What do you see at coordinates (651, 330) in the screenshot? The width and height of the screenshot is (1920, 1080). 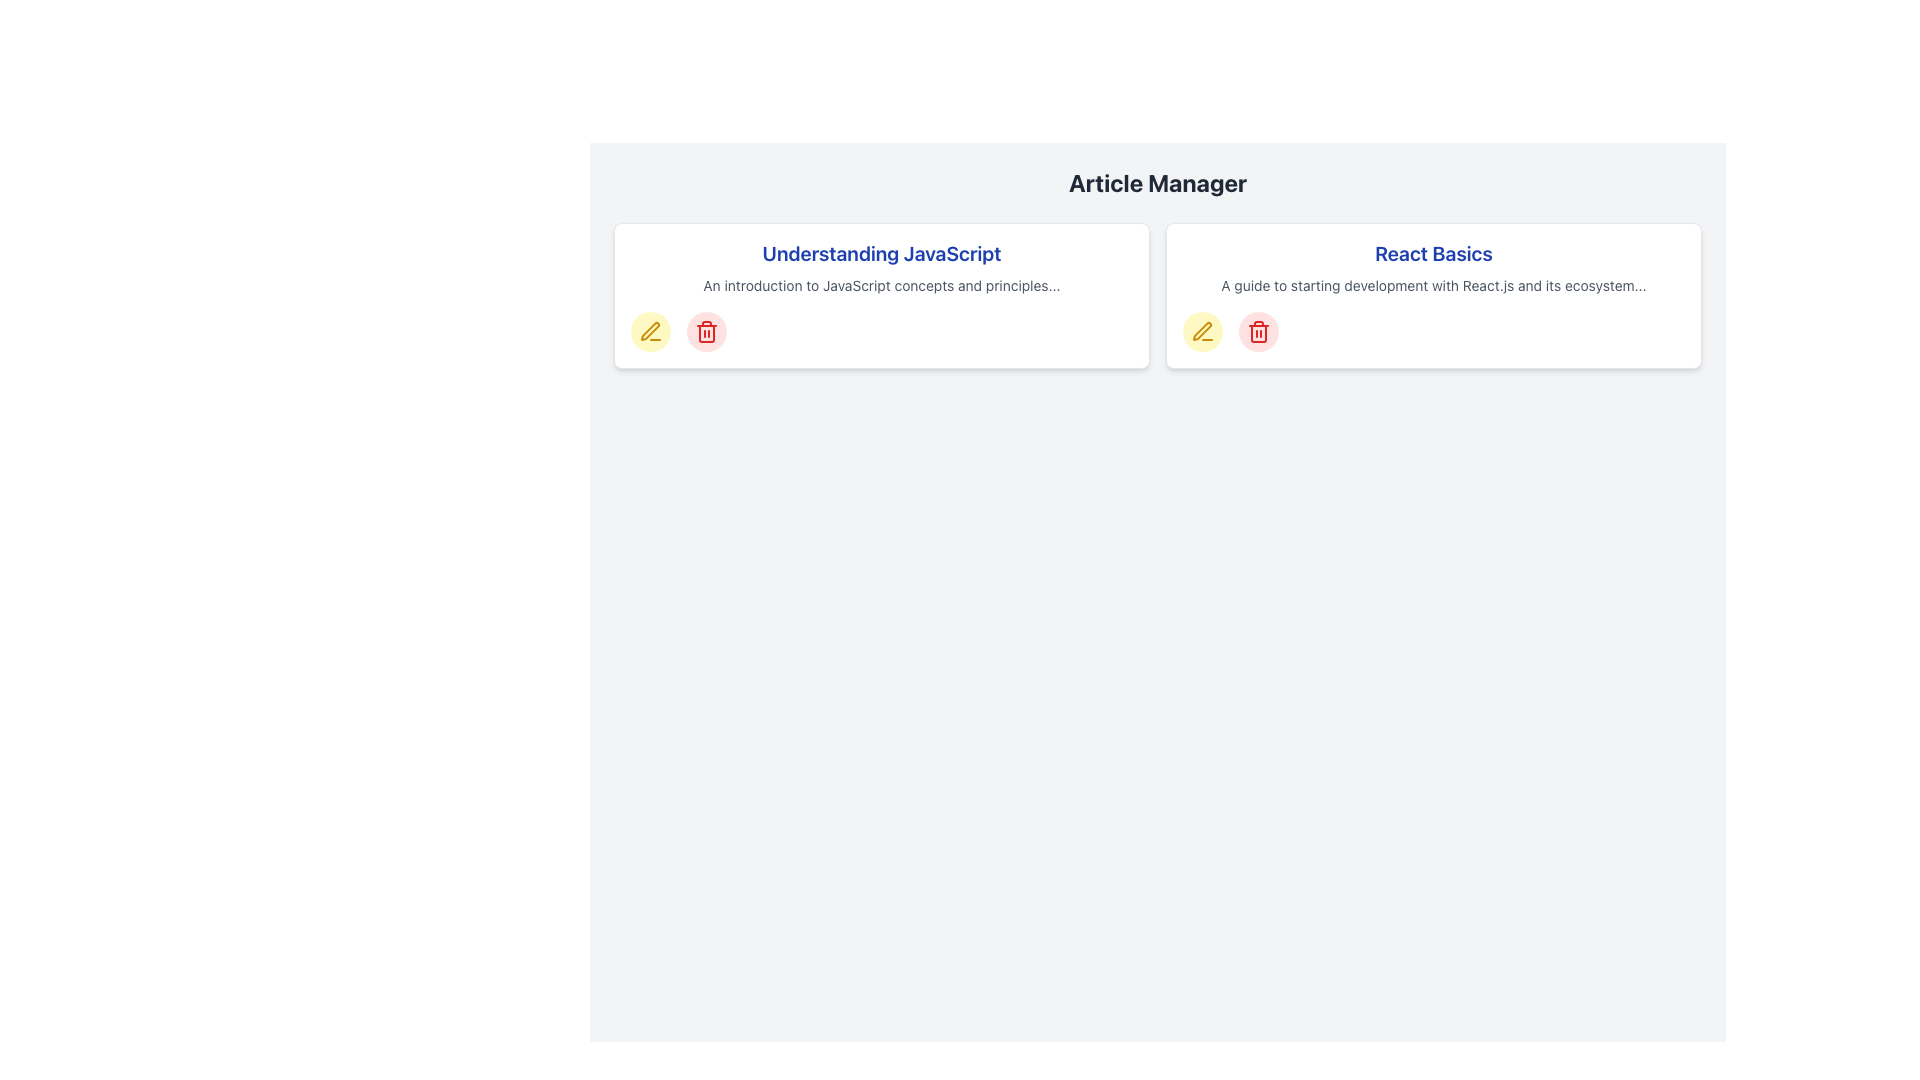 I see `the pen icon representing the edit functionality to initiate editing of the content associated with the article titled 'Understanding JavaScript.'` at bounding box center [651, 330].